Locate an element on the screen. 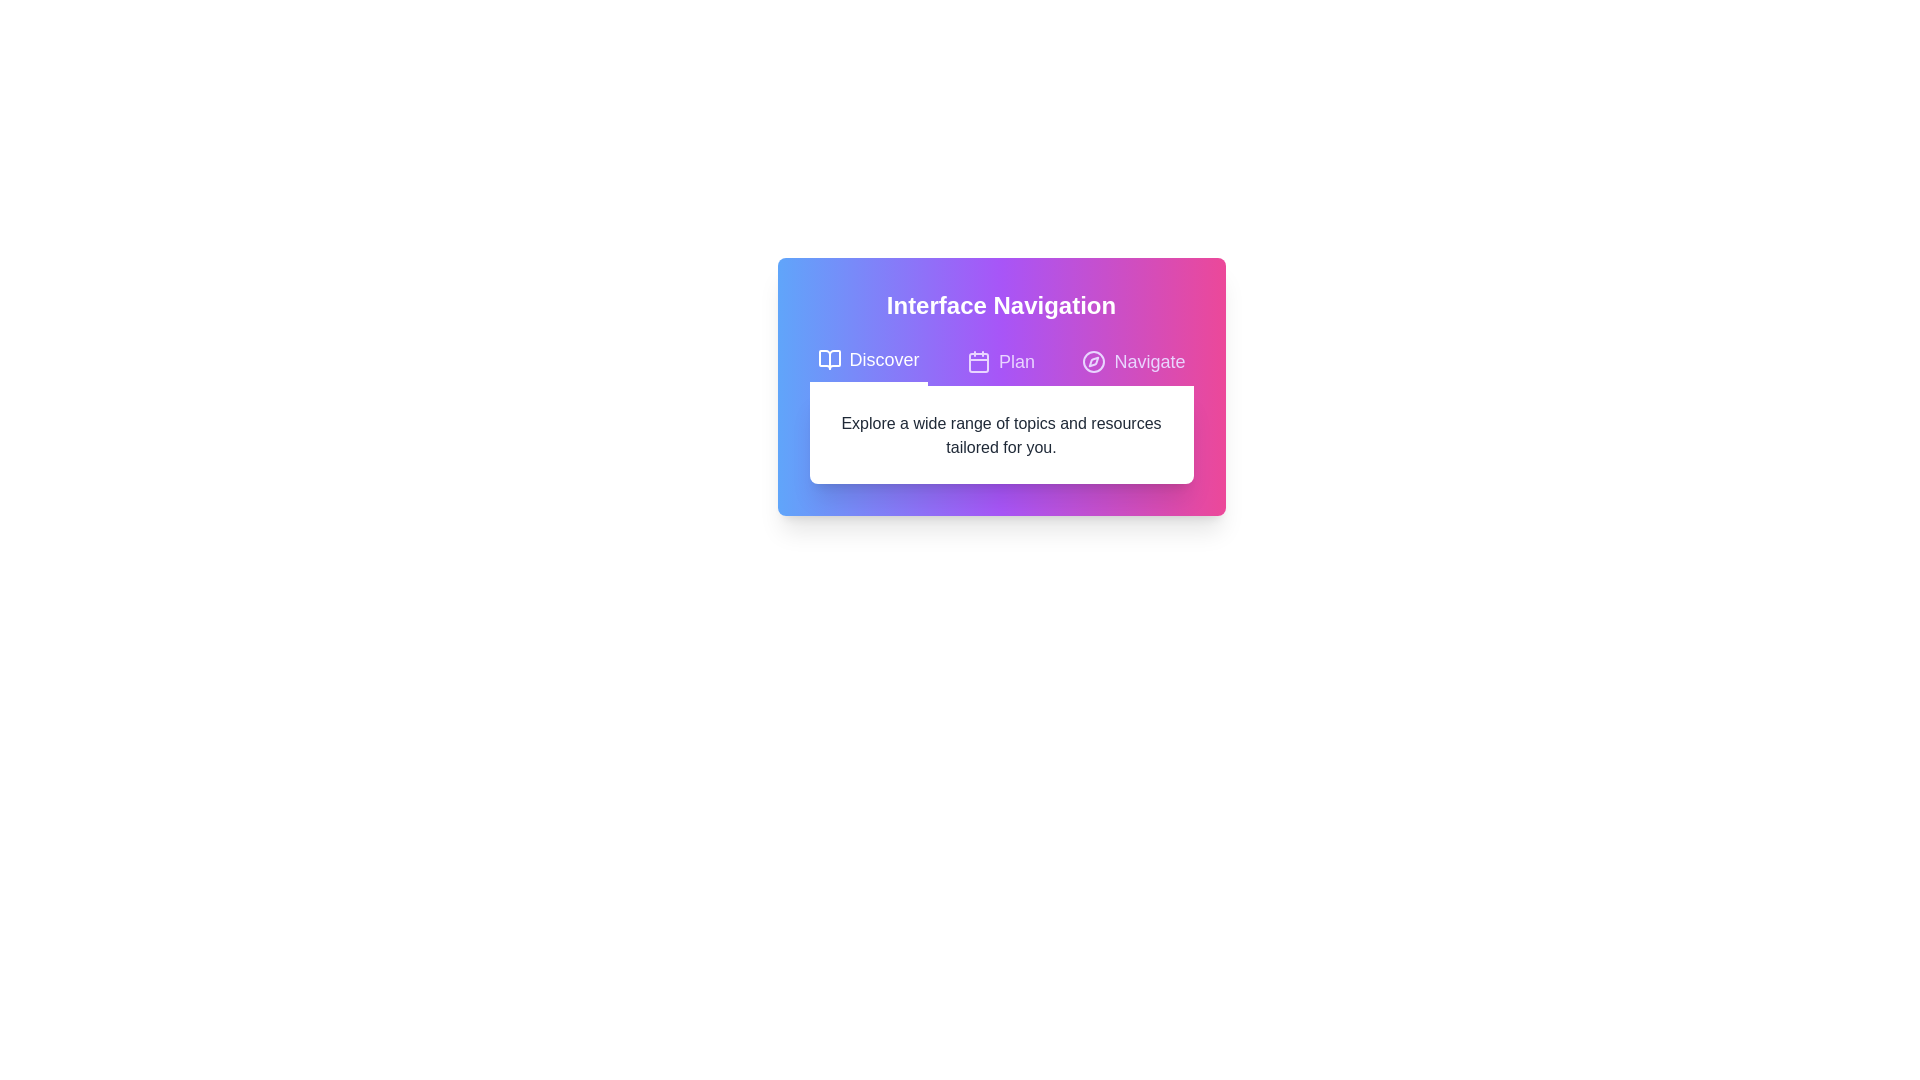 The width and height of the screenshot is (1920, 1080). the text block located centrally within the card component, positioned below the navigation bar is located at coordinates (1001, 410).